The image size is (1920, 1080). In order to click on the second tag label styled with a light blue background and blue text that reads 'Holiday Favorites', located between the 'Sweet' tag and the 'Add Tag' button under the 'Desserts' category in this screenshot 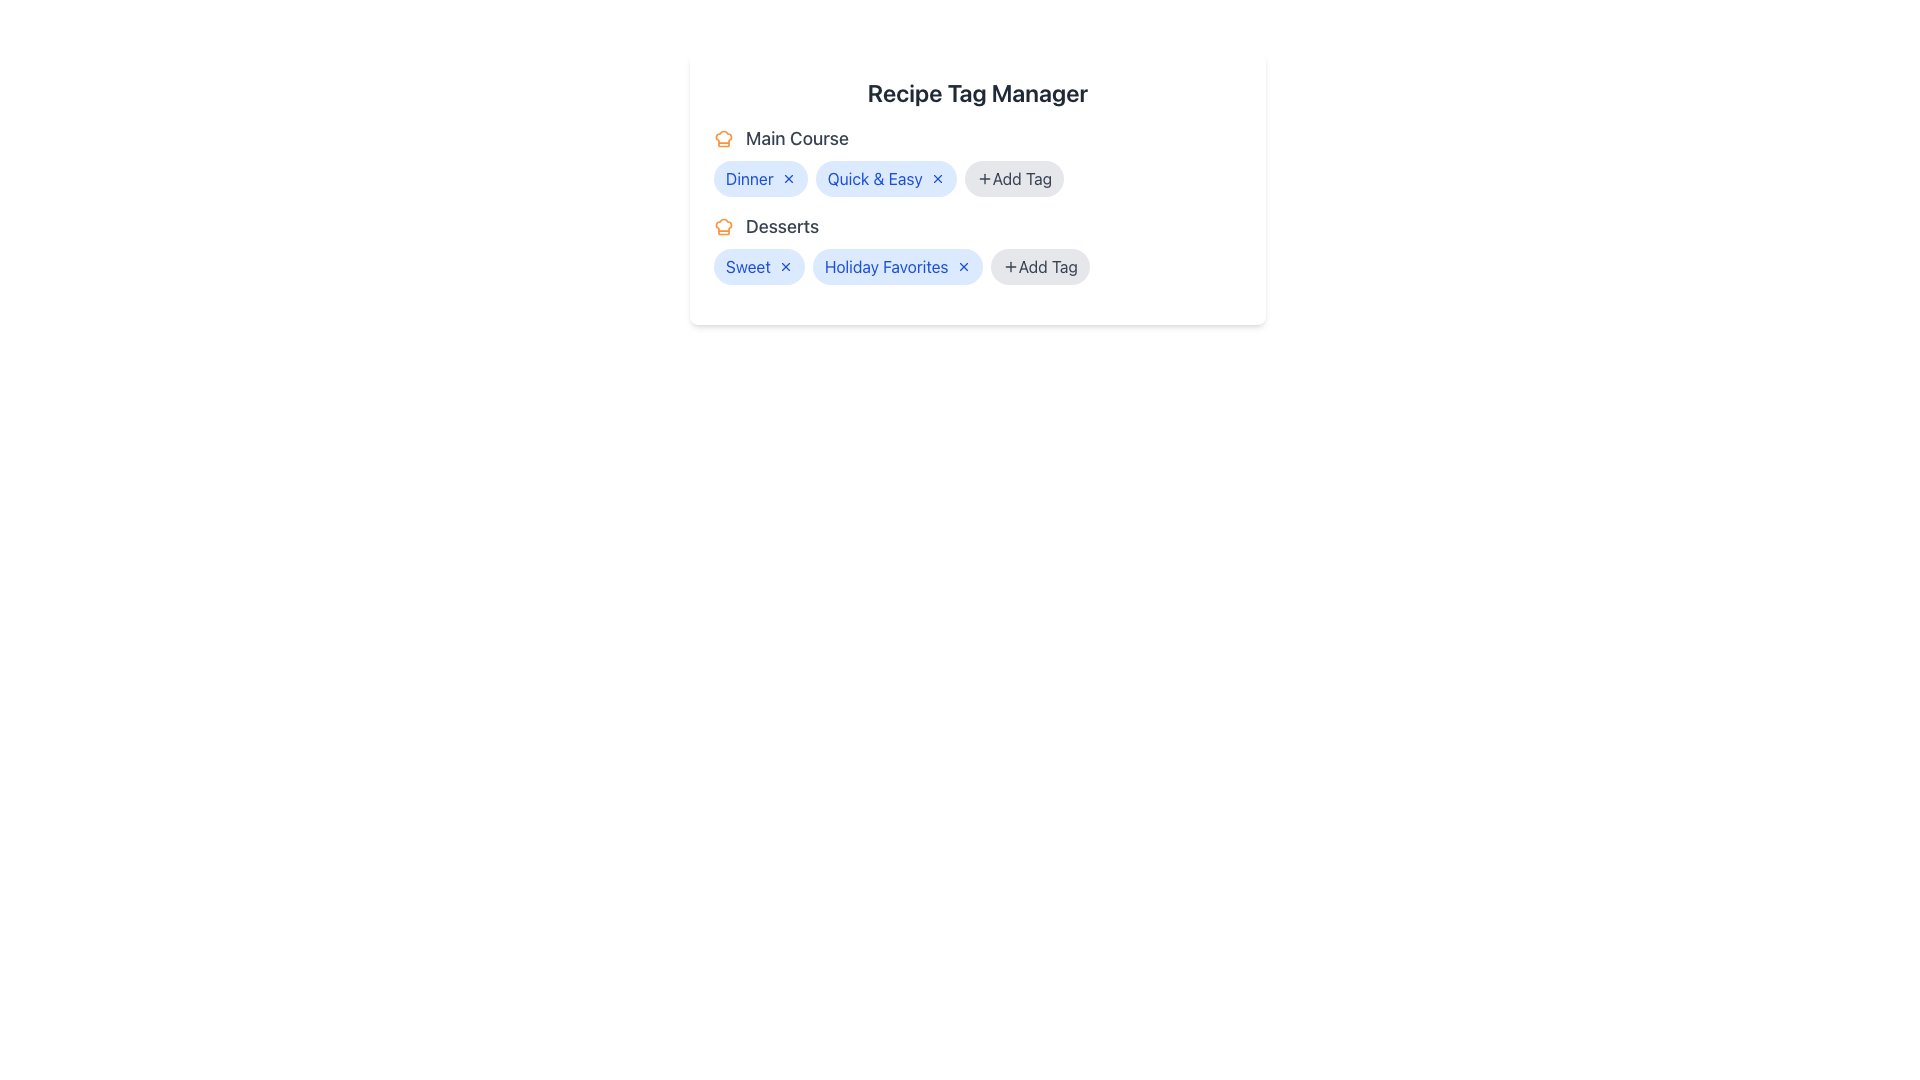, I will do `click(896, 265)`.